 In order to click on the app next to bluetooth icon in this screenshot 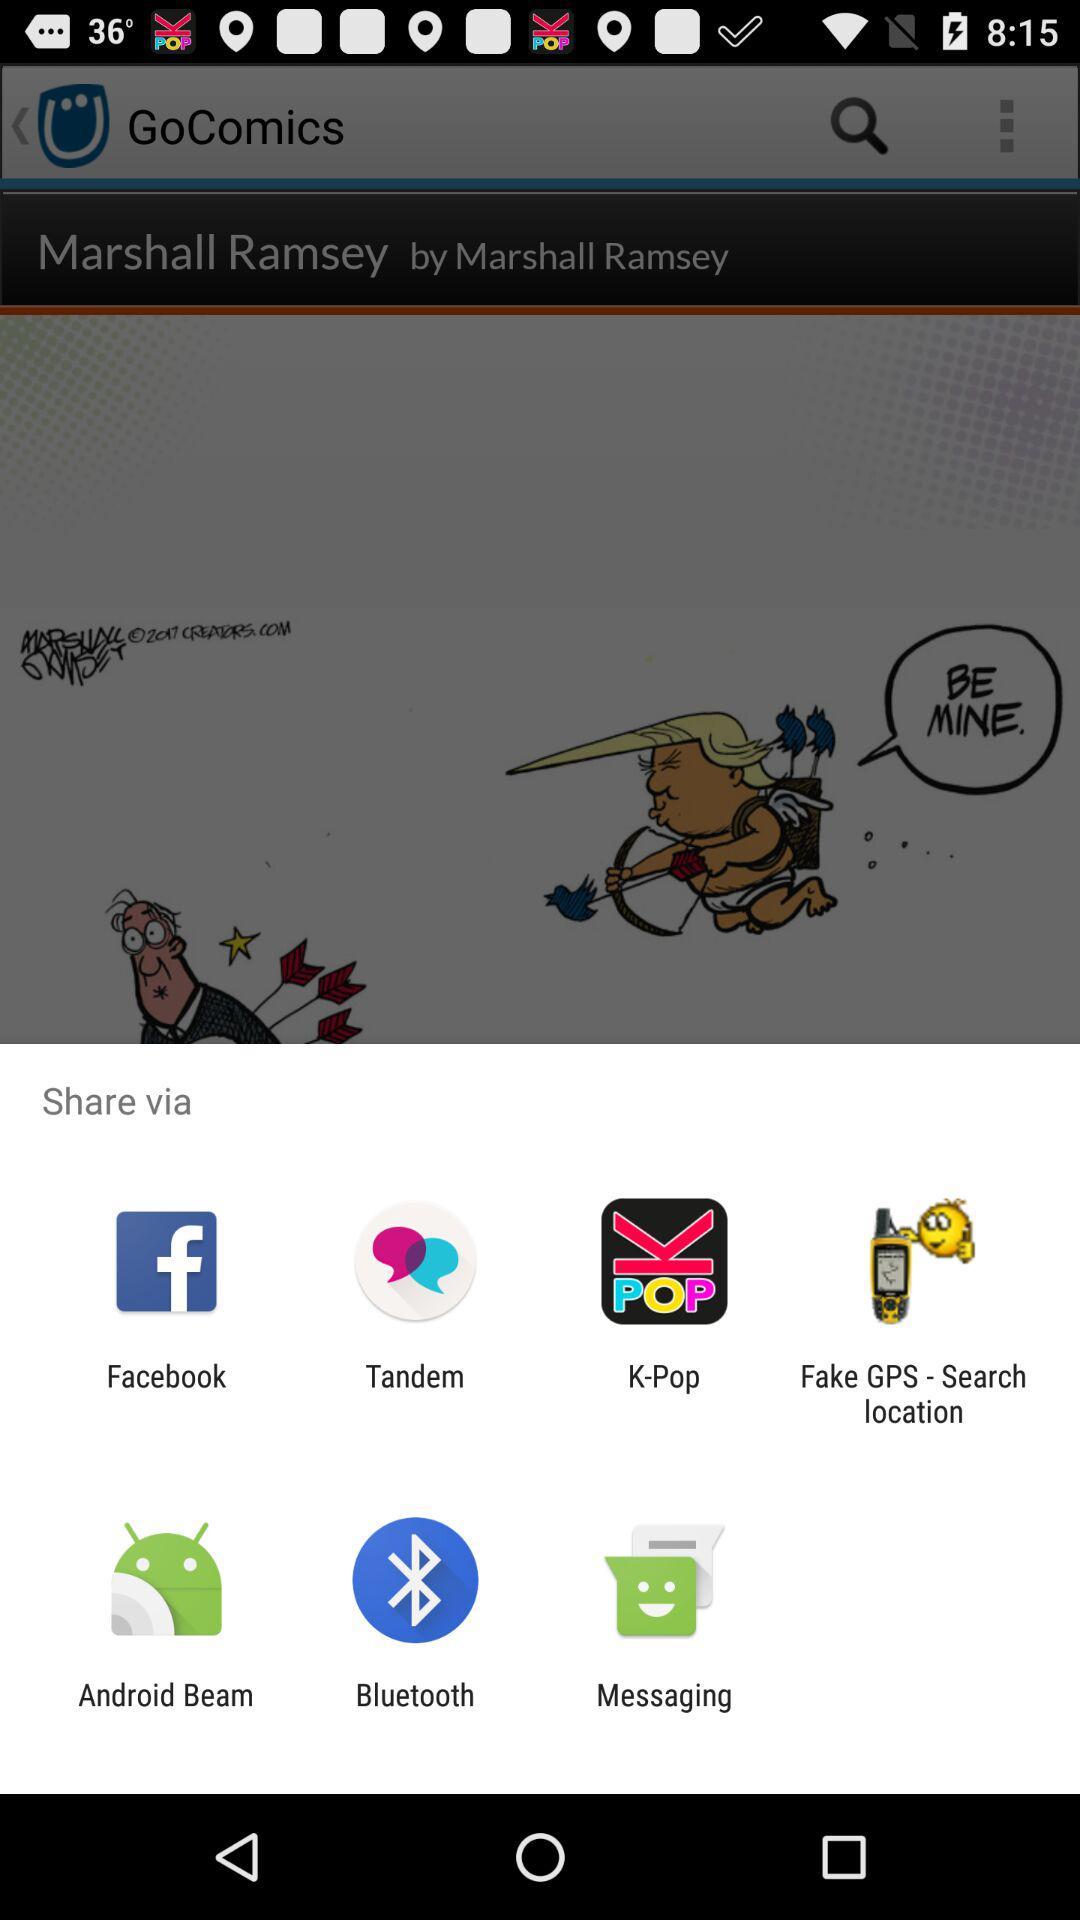, I will do `click(664, 1711)`.